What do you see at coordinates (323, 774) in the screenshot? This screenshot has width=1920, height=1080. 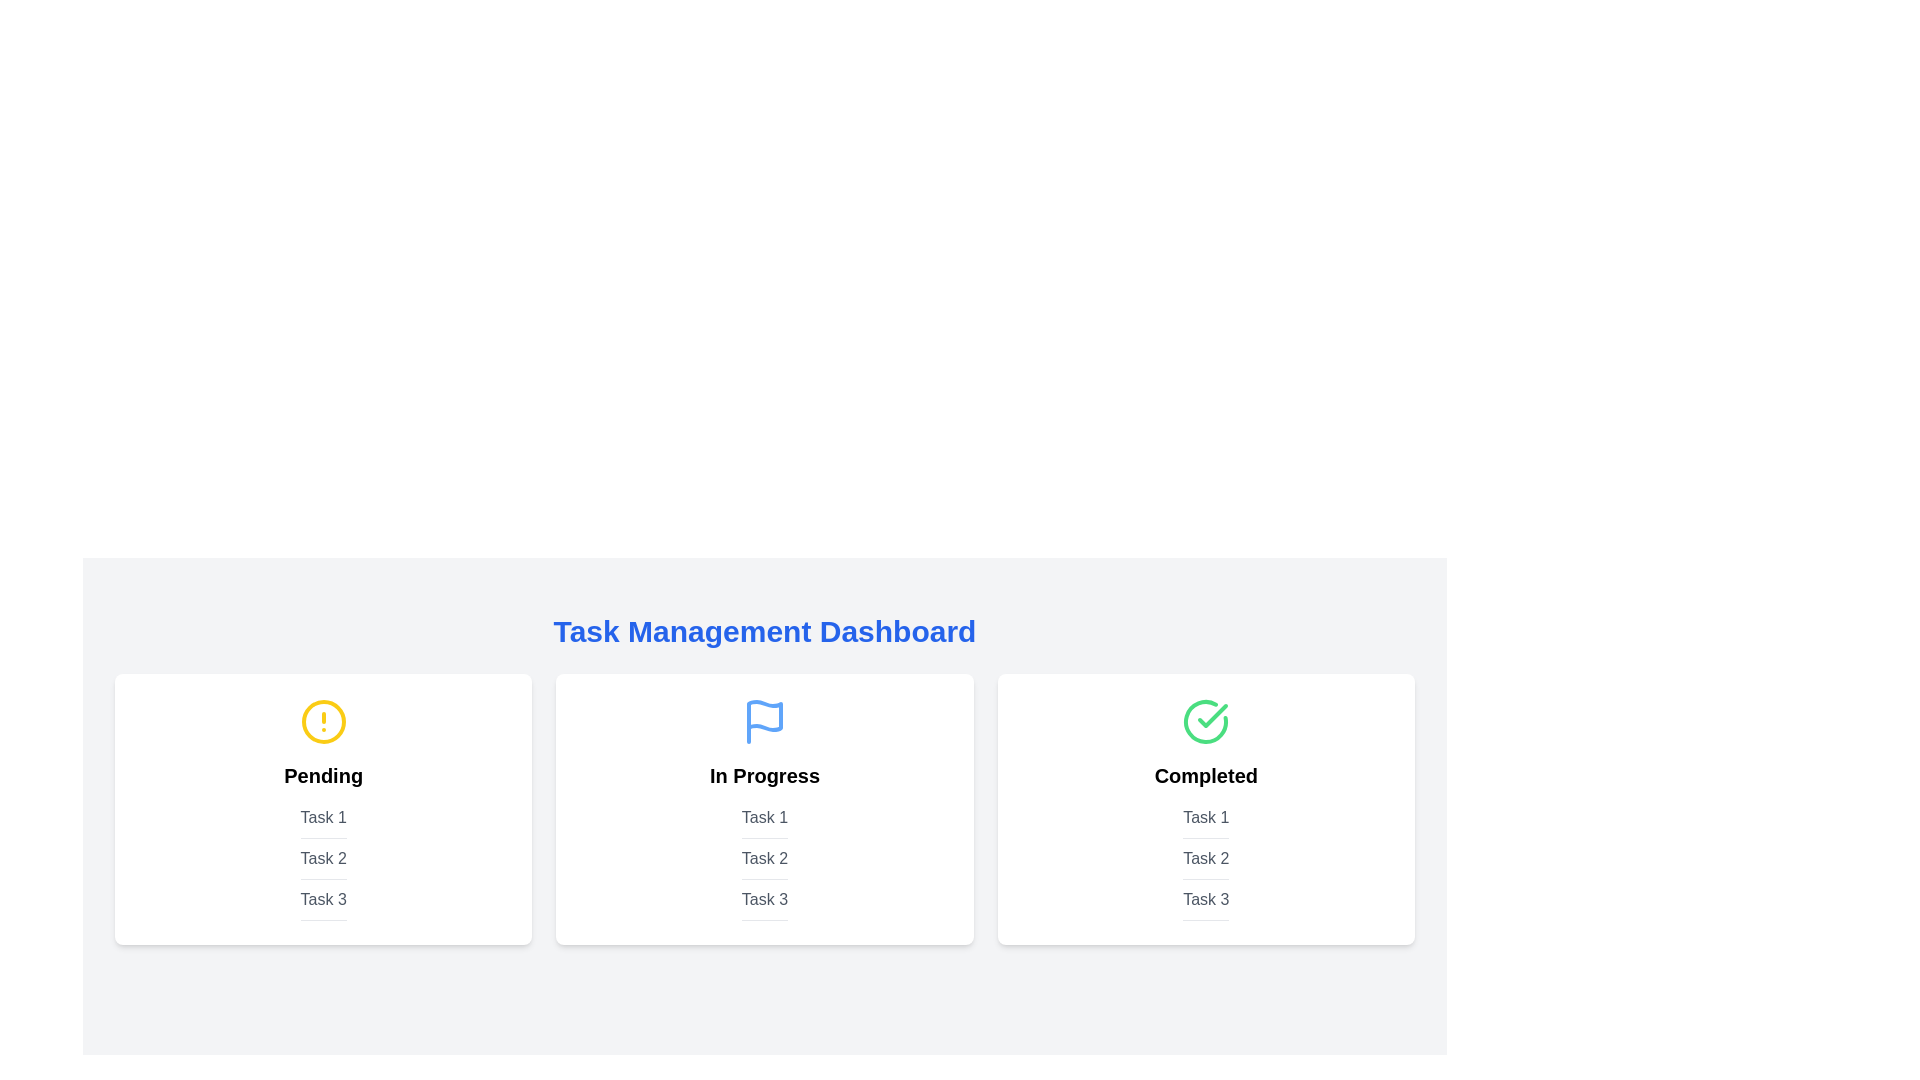 I see `the label indicating the status of pending tasks, located in the leftmost column below a yellow alert icon and above the task list` at bounding box center [323, 774].